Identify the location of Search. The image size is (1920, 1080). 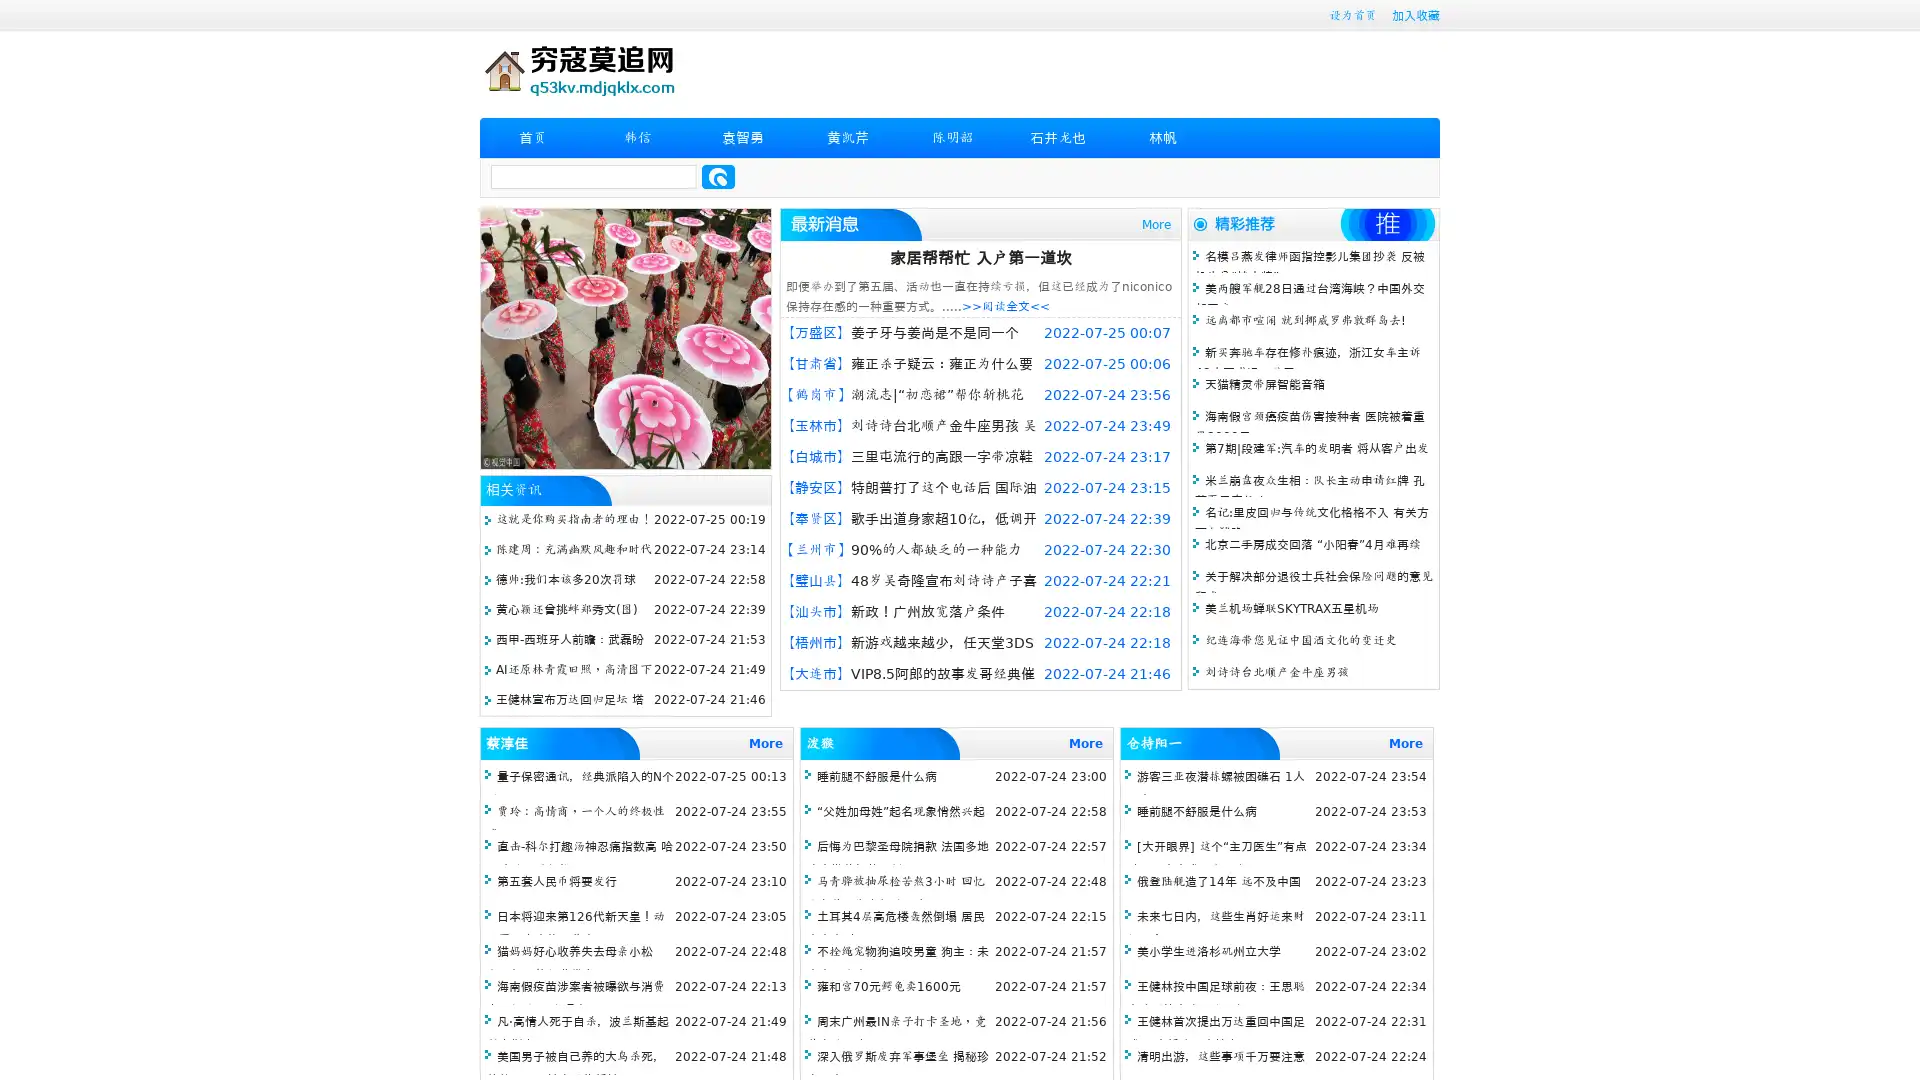
(718, 176).